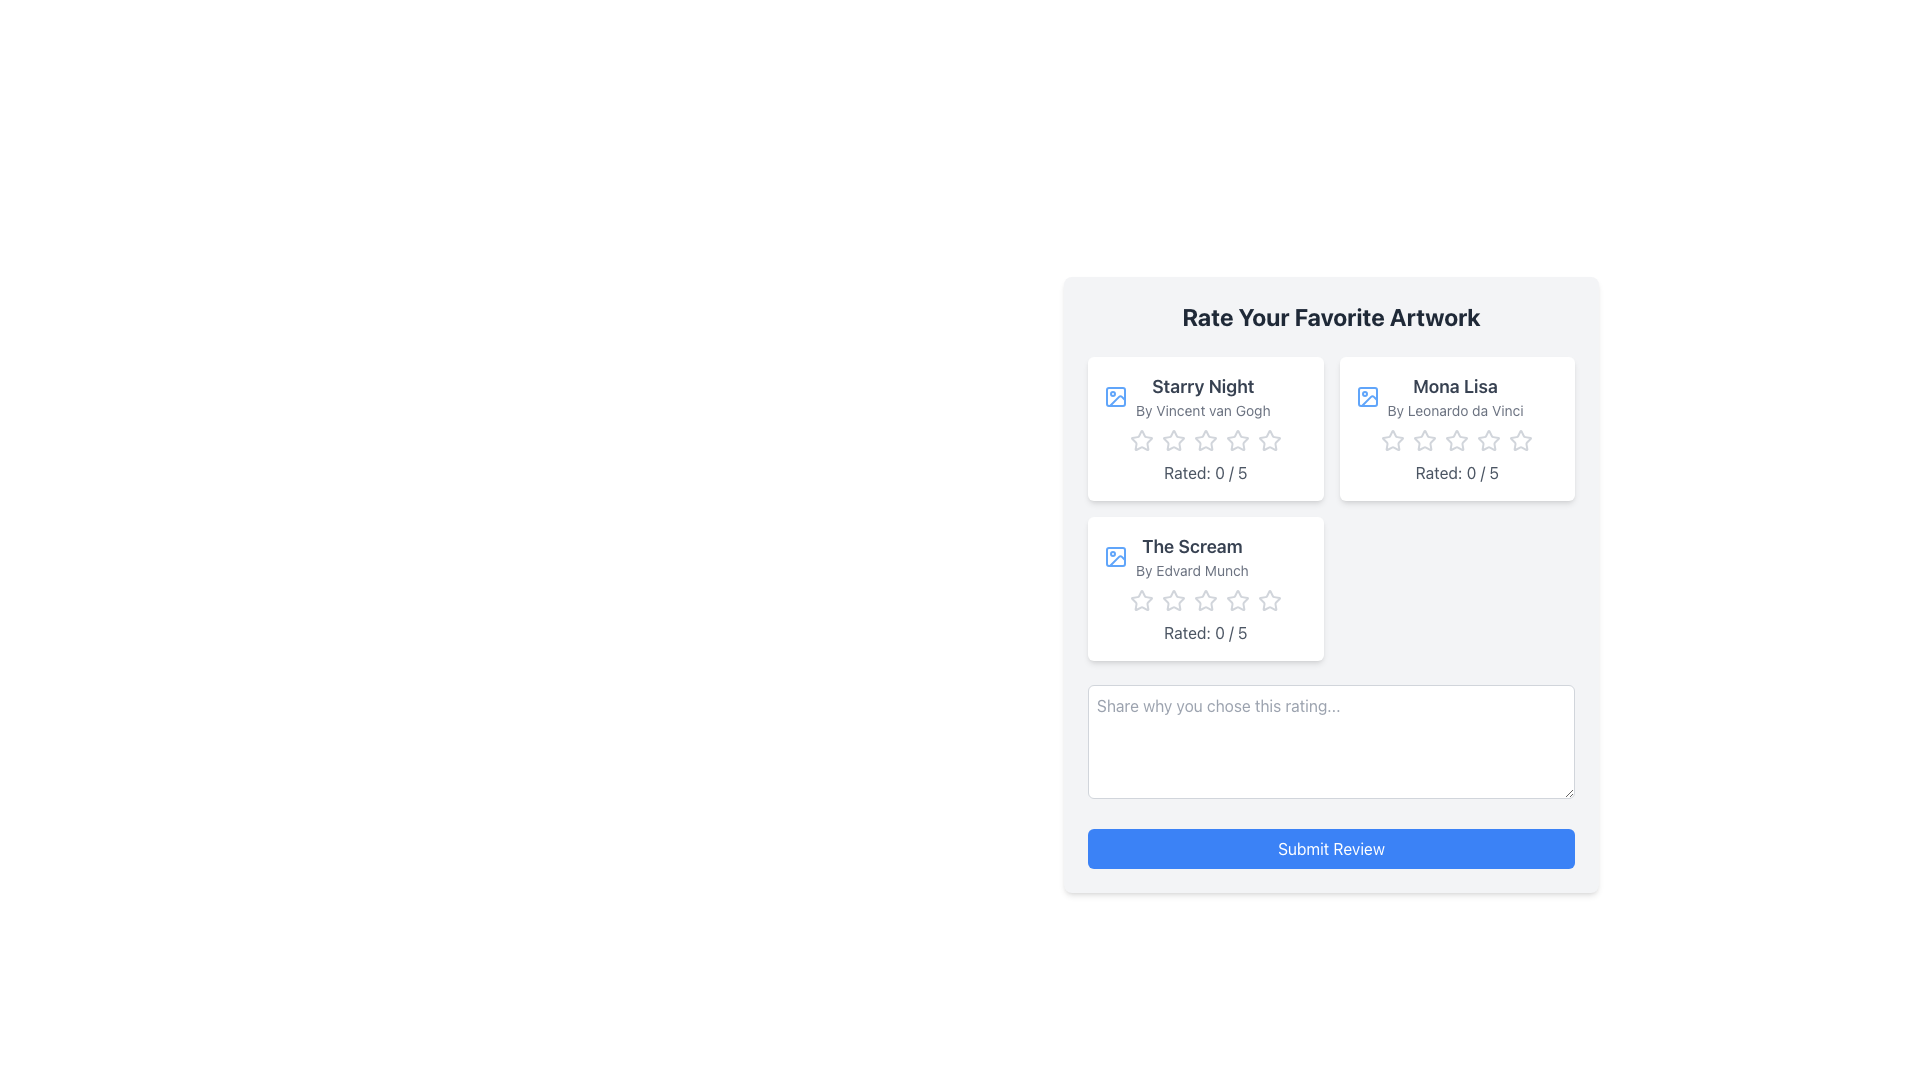 The width and height of the screenshot is (1920, 1080). What do you see at coordinates (1457, 439) in the screenshot?
I see `the interactive star rating component for the 'Mona Lisa' using the keyboard for accessibility` at bounding box center [1457, 439].